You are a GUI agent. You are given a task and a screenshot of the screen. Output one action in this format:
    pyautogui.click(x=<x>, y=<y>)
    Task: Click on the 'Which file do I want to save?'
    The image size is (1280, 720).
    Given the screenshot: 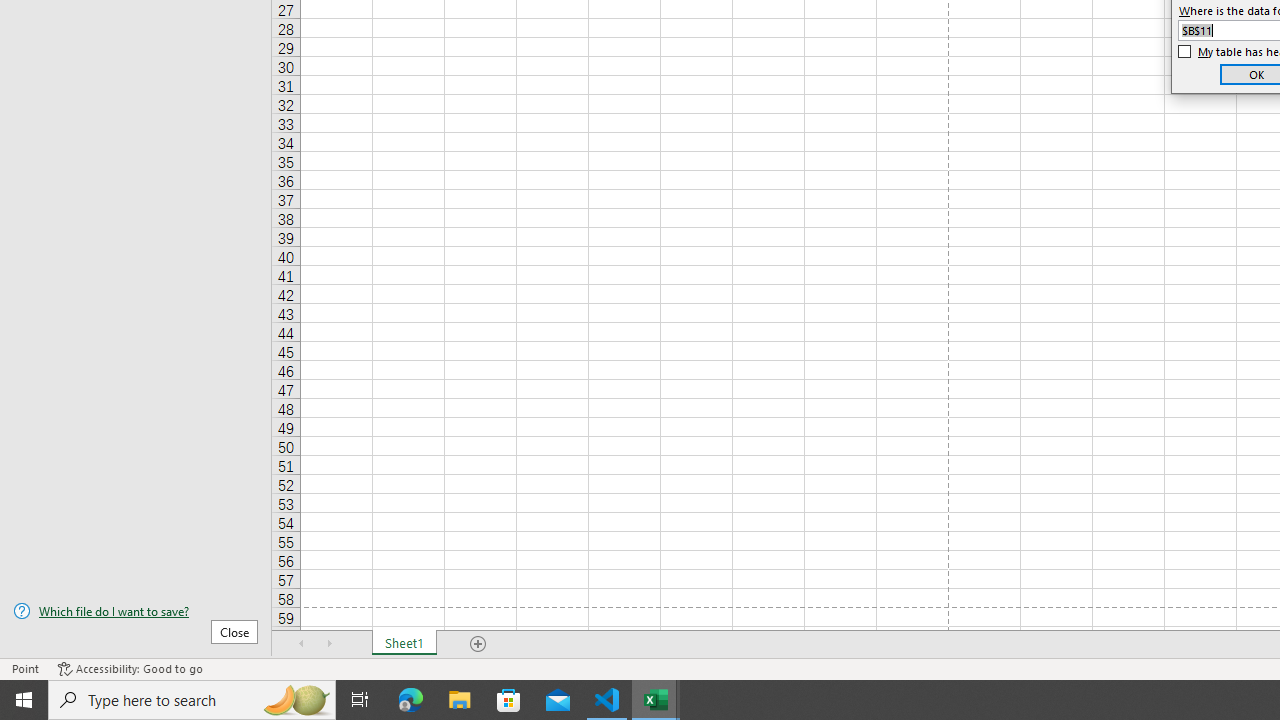 What is the action you would take?
    pyautogui.click(x=135, y=610)
    